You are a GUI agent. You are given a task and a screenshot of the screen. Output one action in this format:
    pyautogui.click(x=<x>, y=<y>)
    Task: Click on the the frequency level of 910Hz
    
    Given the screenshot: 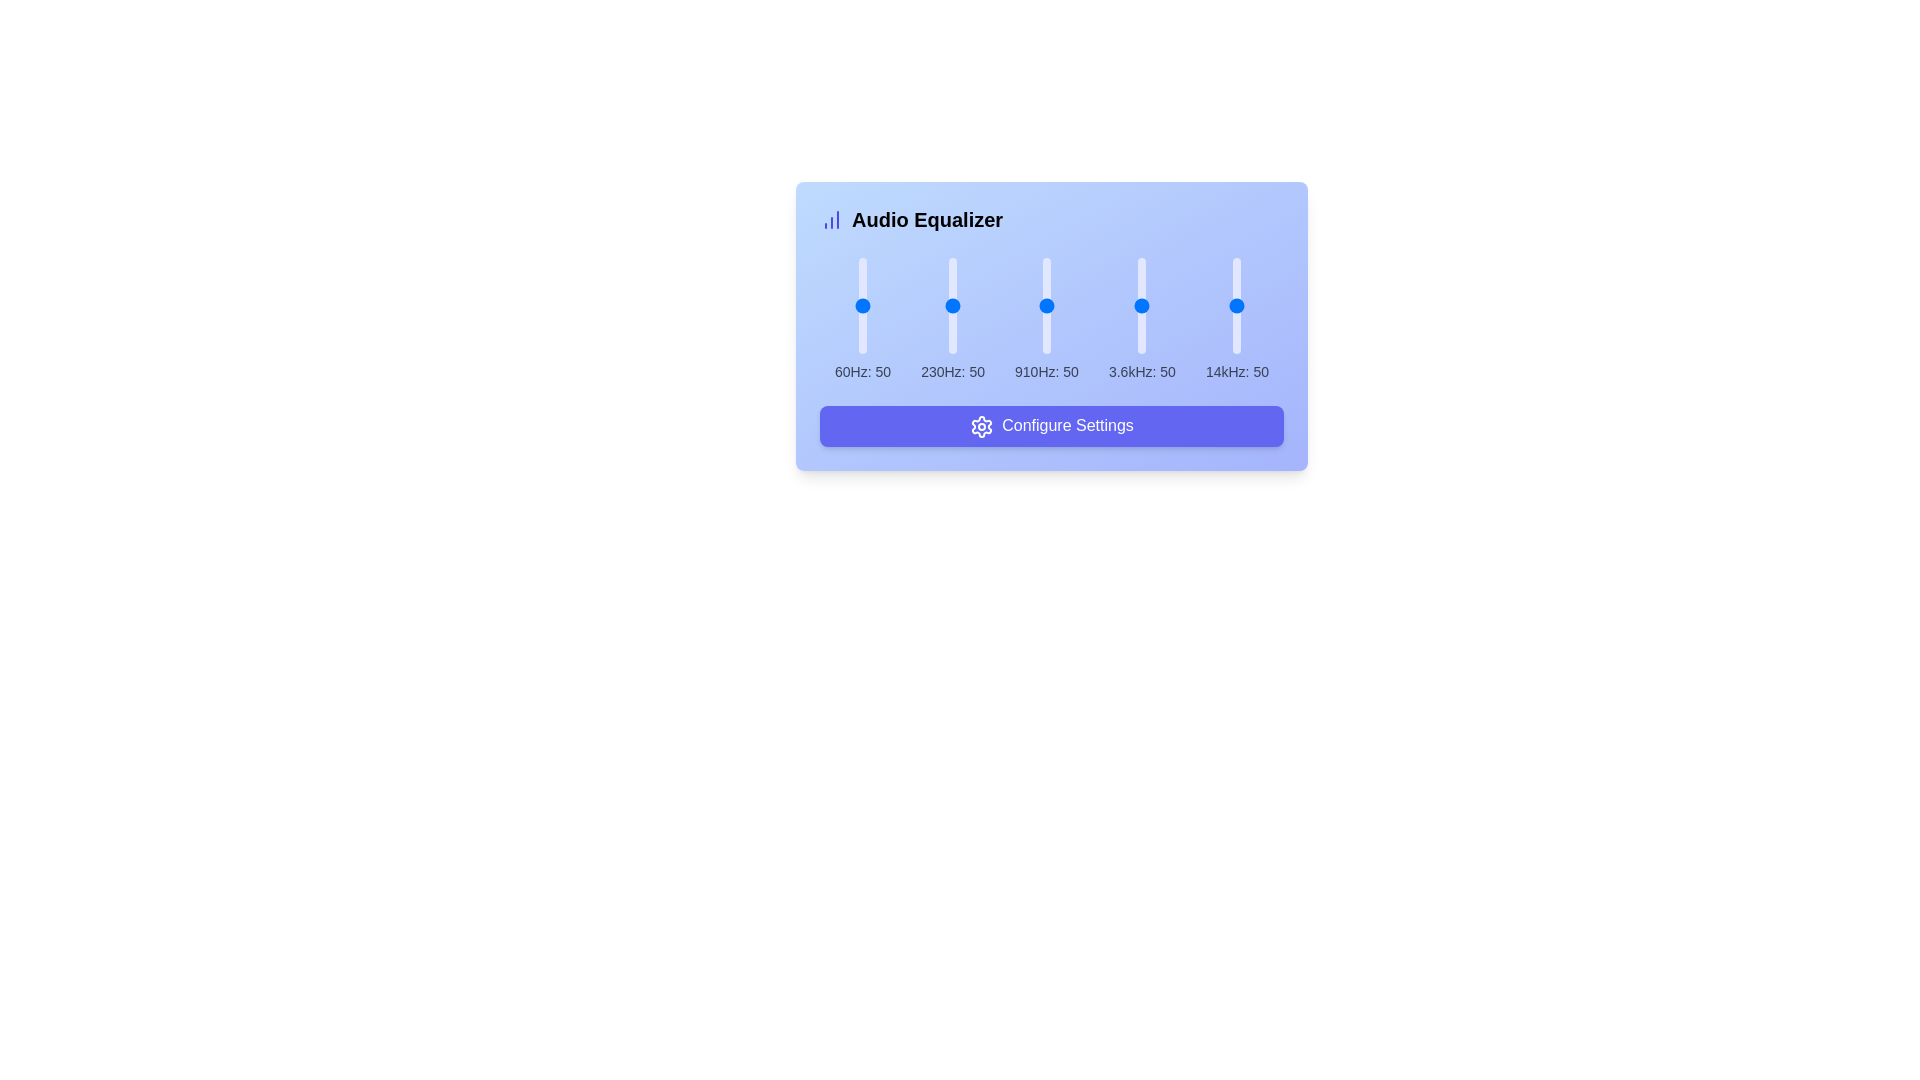 What is the action you would take?
    pyautogui.click(x=1045, y=303)
    